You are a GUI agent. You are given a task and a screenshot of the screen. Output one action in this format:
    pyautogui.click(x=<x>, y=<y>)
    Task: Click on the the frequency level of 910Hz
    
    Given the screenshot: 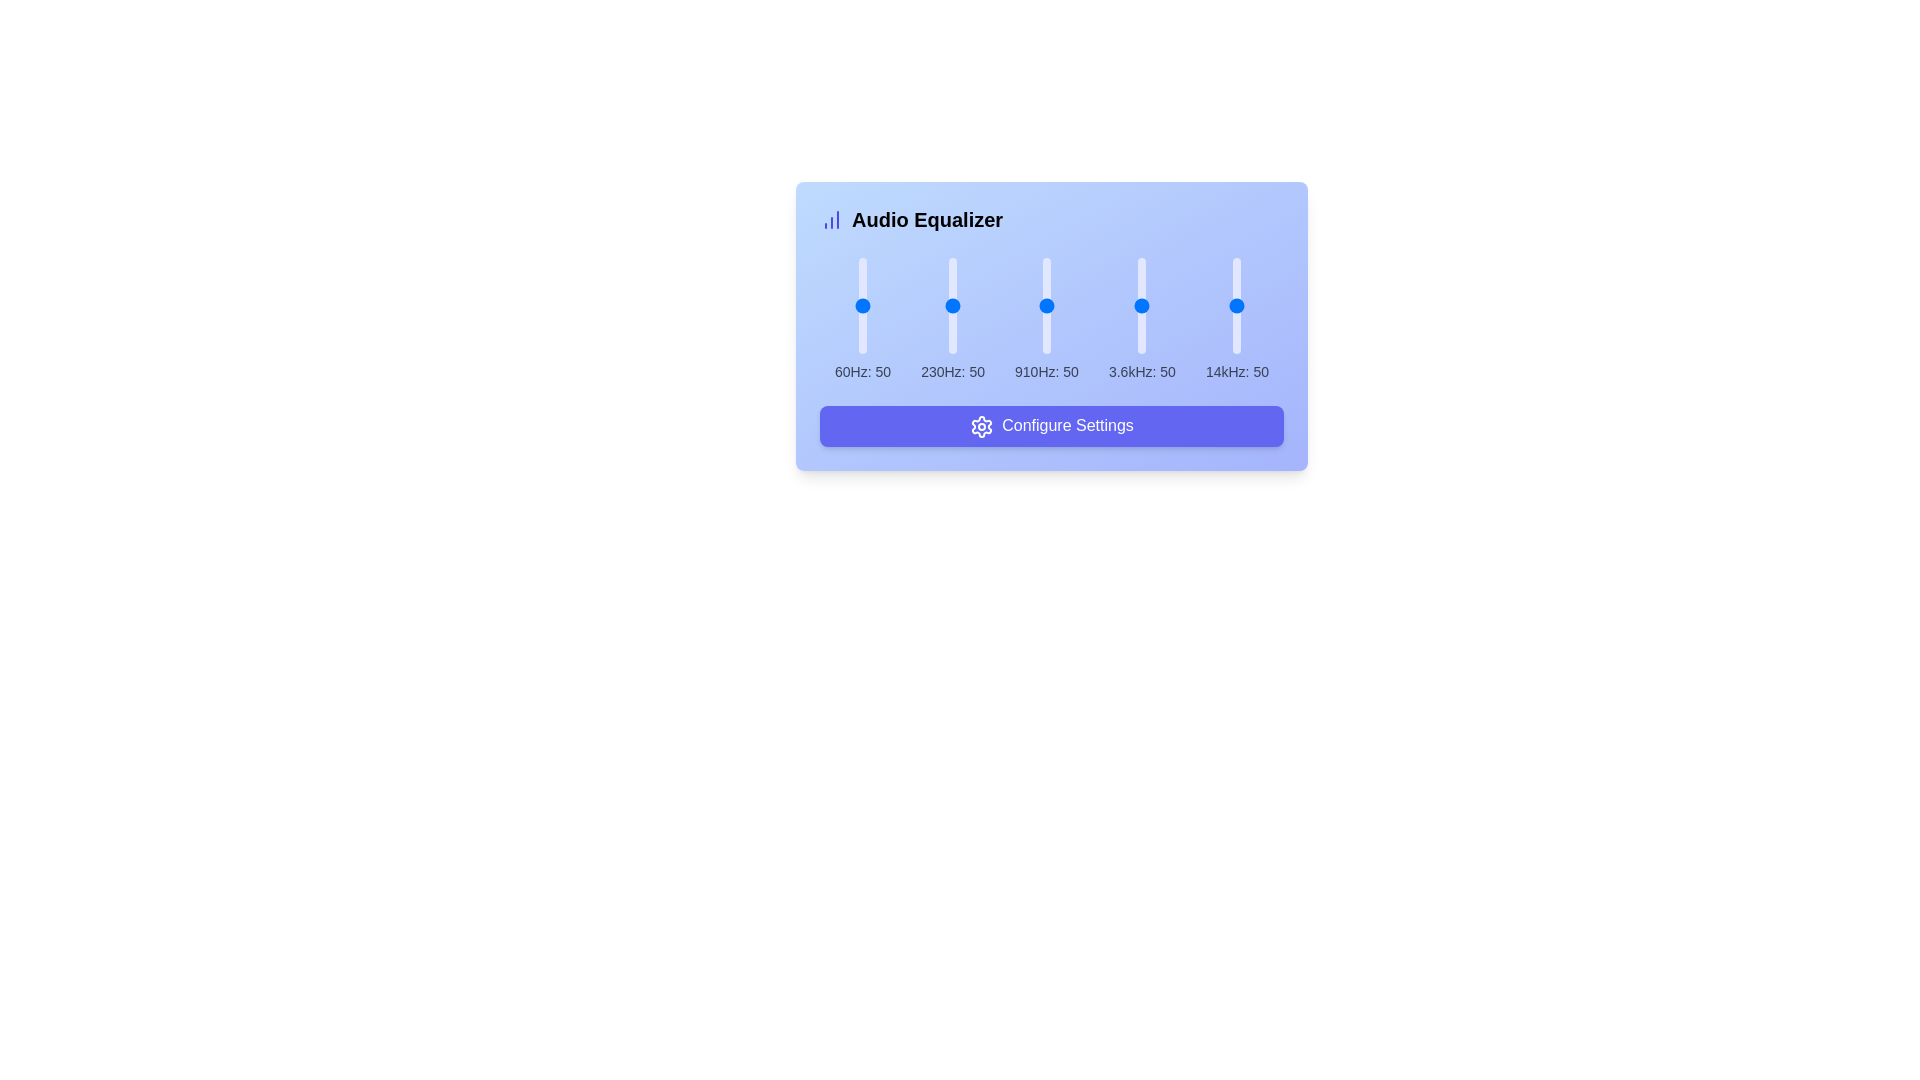 What is the action you would take?
    pyautogui.click(x=1045, y=303)
    